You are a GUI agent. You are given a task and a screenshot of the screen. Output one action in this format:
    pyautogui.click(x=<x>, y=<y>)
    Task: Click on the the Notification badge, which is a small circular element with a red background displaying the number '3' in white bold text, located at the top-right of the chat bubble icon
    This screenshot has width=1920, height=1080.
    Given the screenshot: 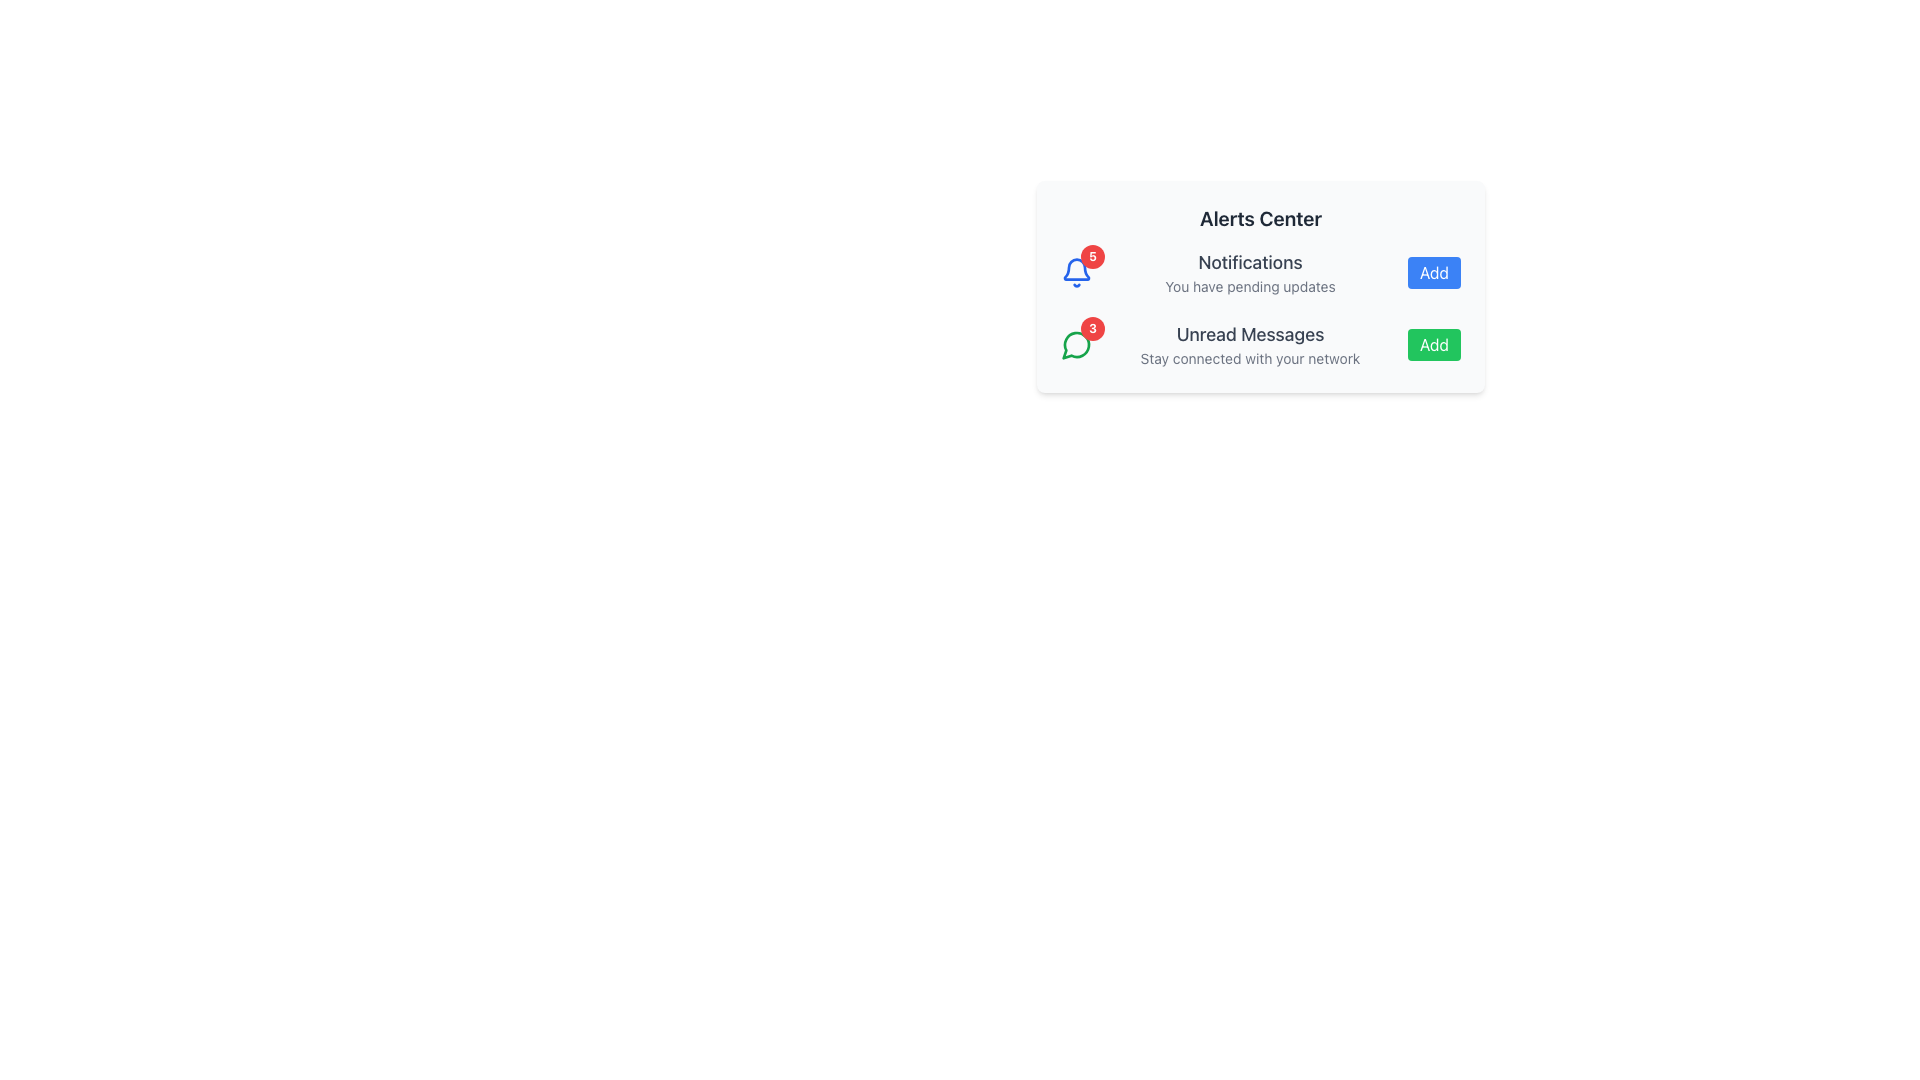 What is the action you would take?
    pyautogui.click(x=1092, y=327)
    